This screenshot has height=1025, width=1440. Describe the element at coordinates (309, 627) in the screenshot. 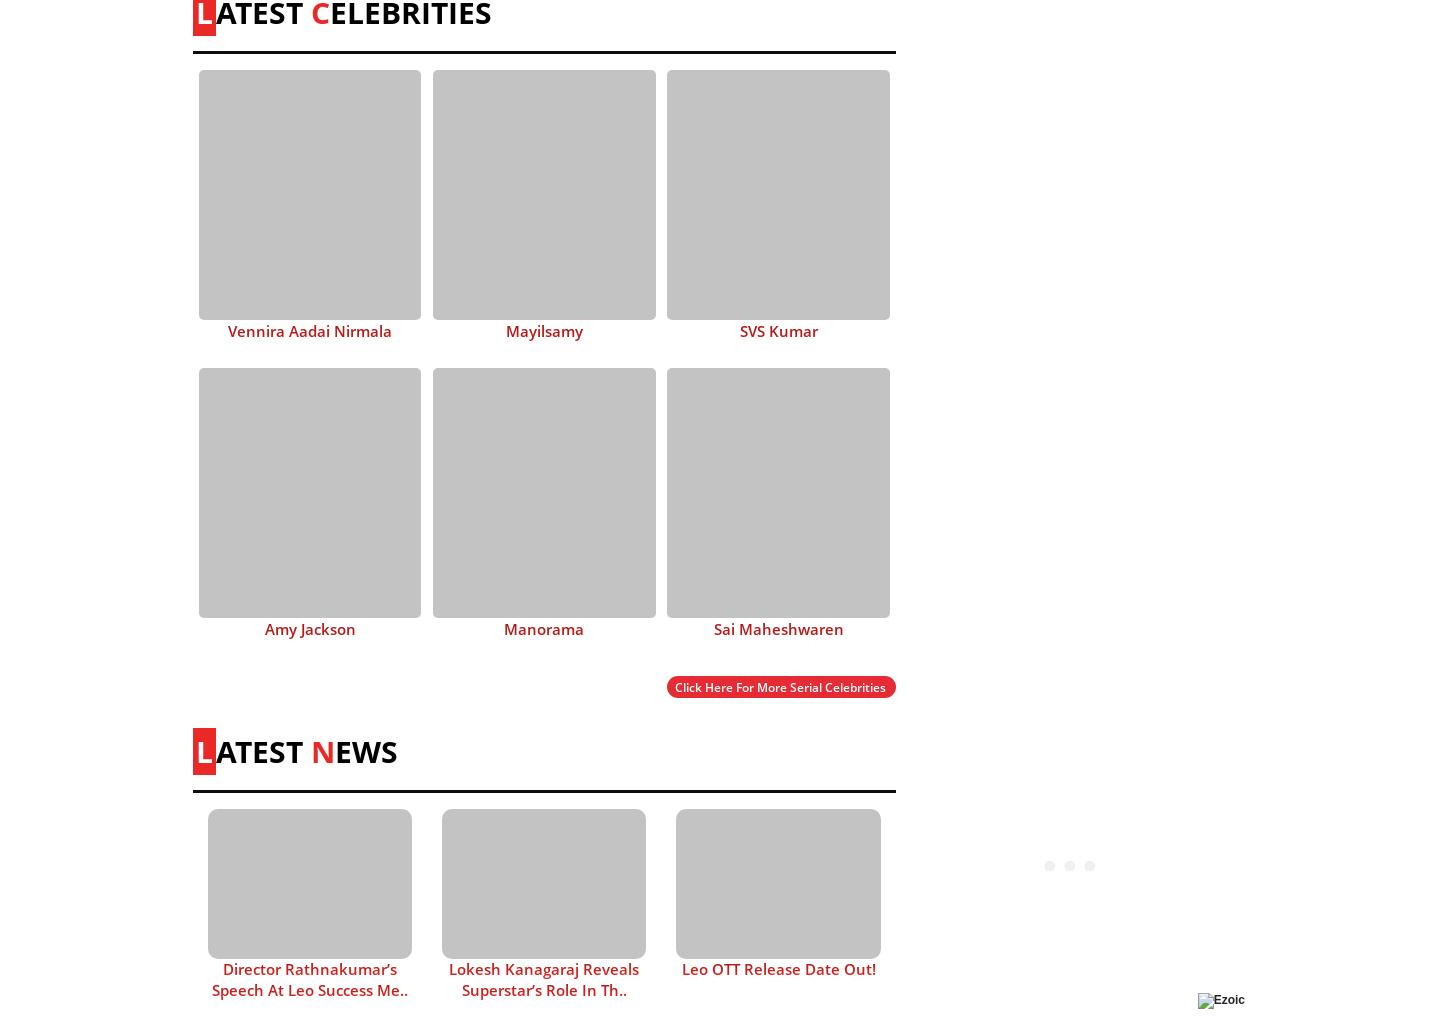

I see `'Amy Jackson'` at that location.